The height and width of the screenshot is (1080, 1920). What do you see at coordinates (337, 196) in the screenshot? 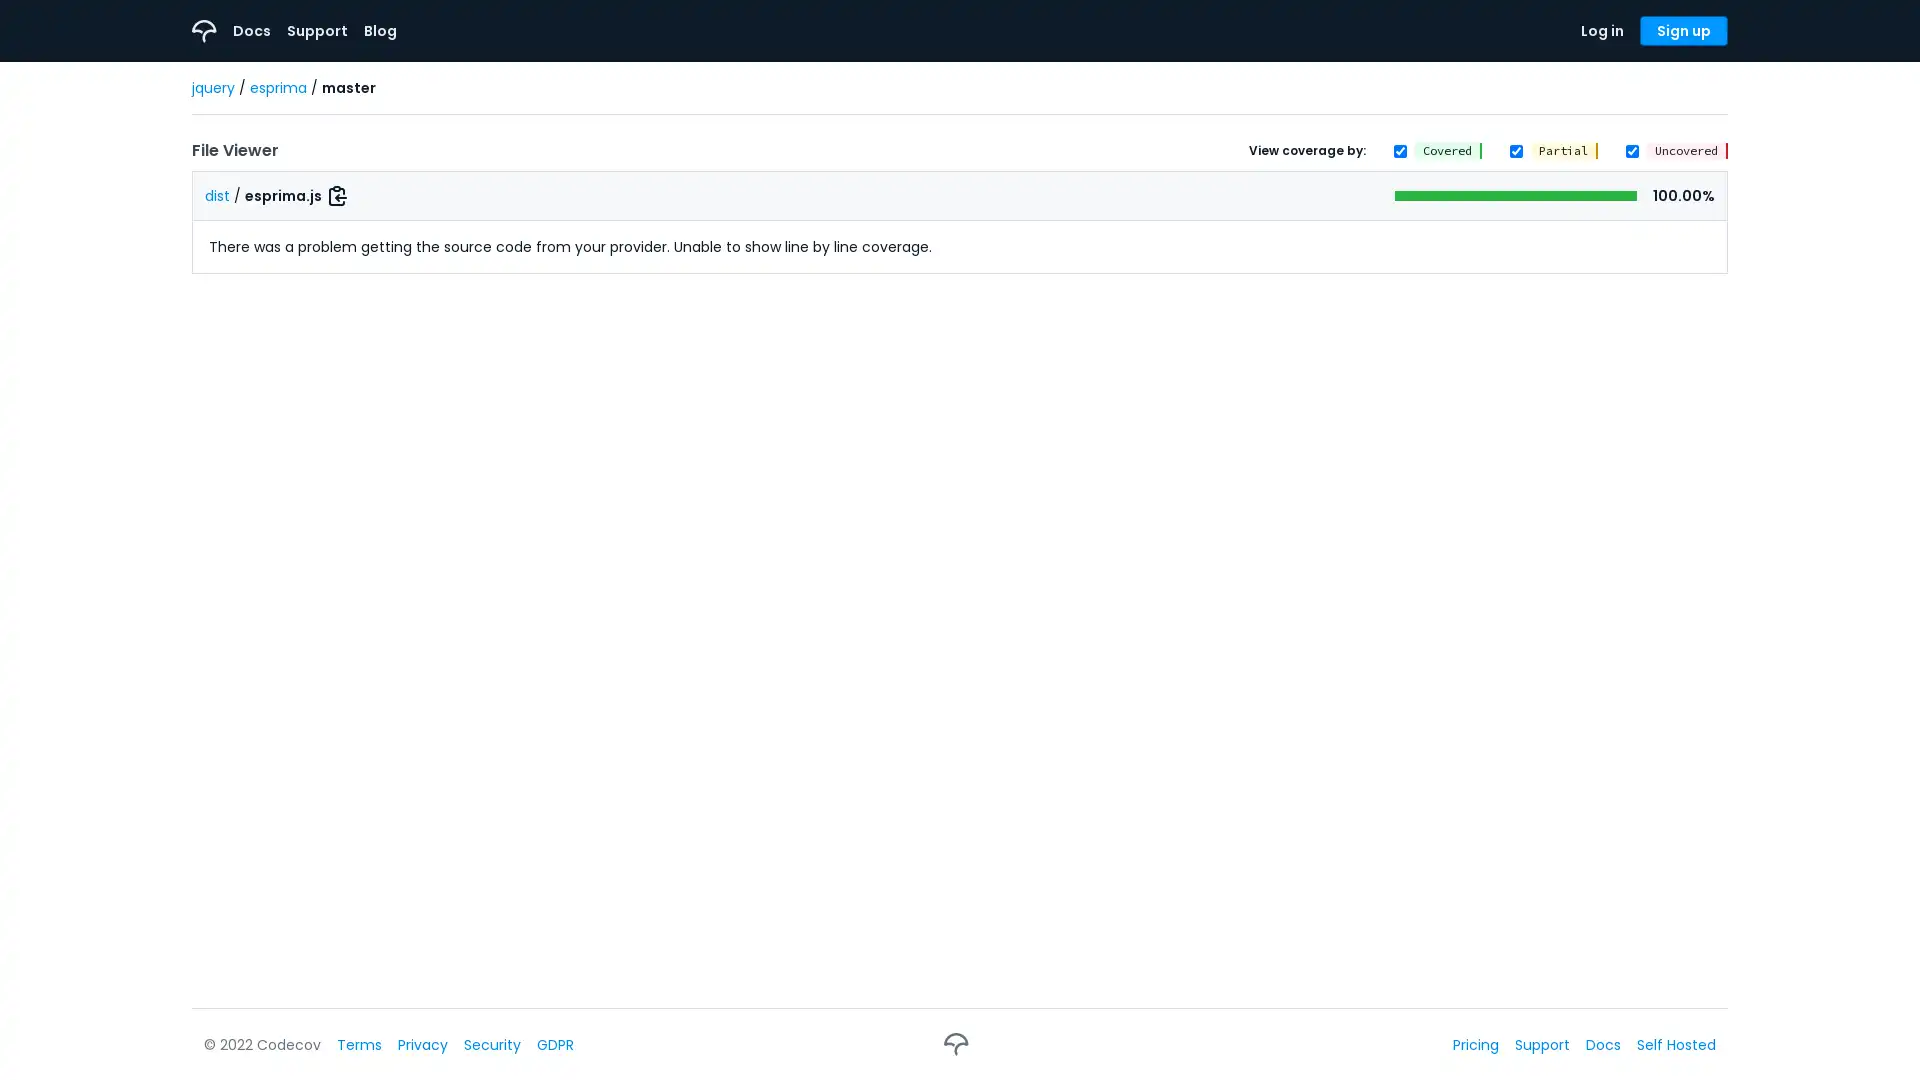
I see `copy` at bounding box center [337, 196].